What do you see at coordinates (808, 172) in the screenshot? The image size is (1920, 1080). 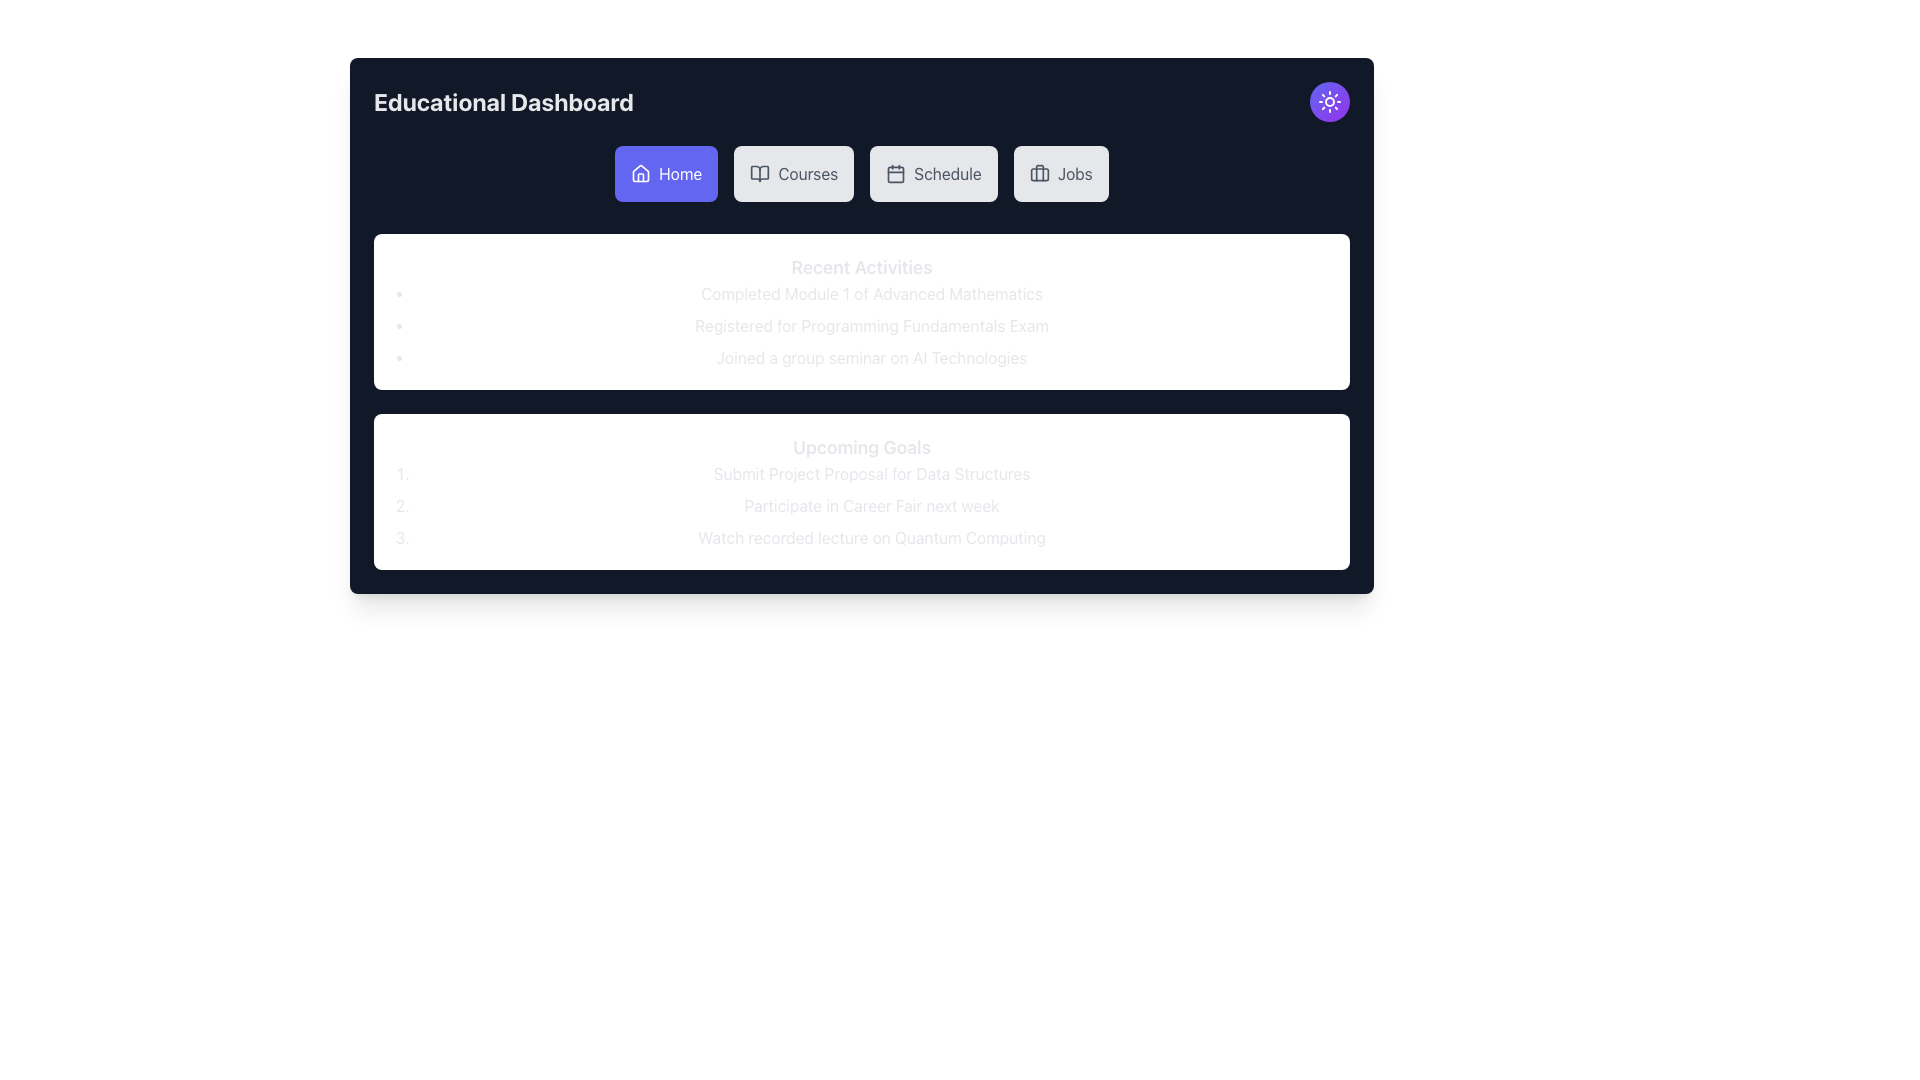 I see `text label element named 'Courses' which is styled in gray and located within a horizontal navigation bar` at bounding box center [808, 172].